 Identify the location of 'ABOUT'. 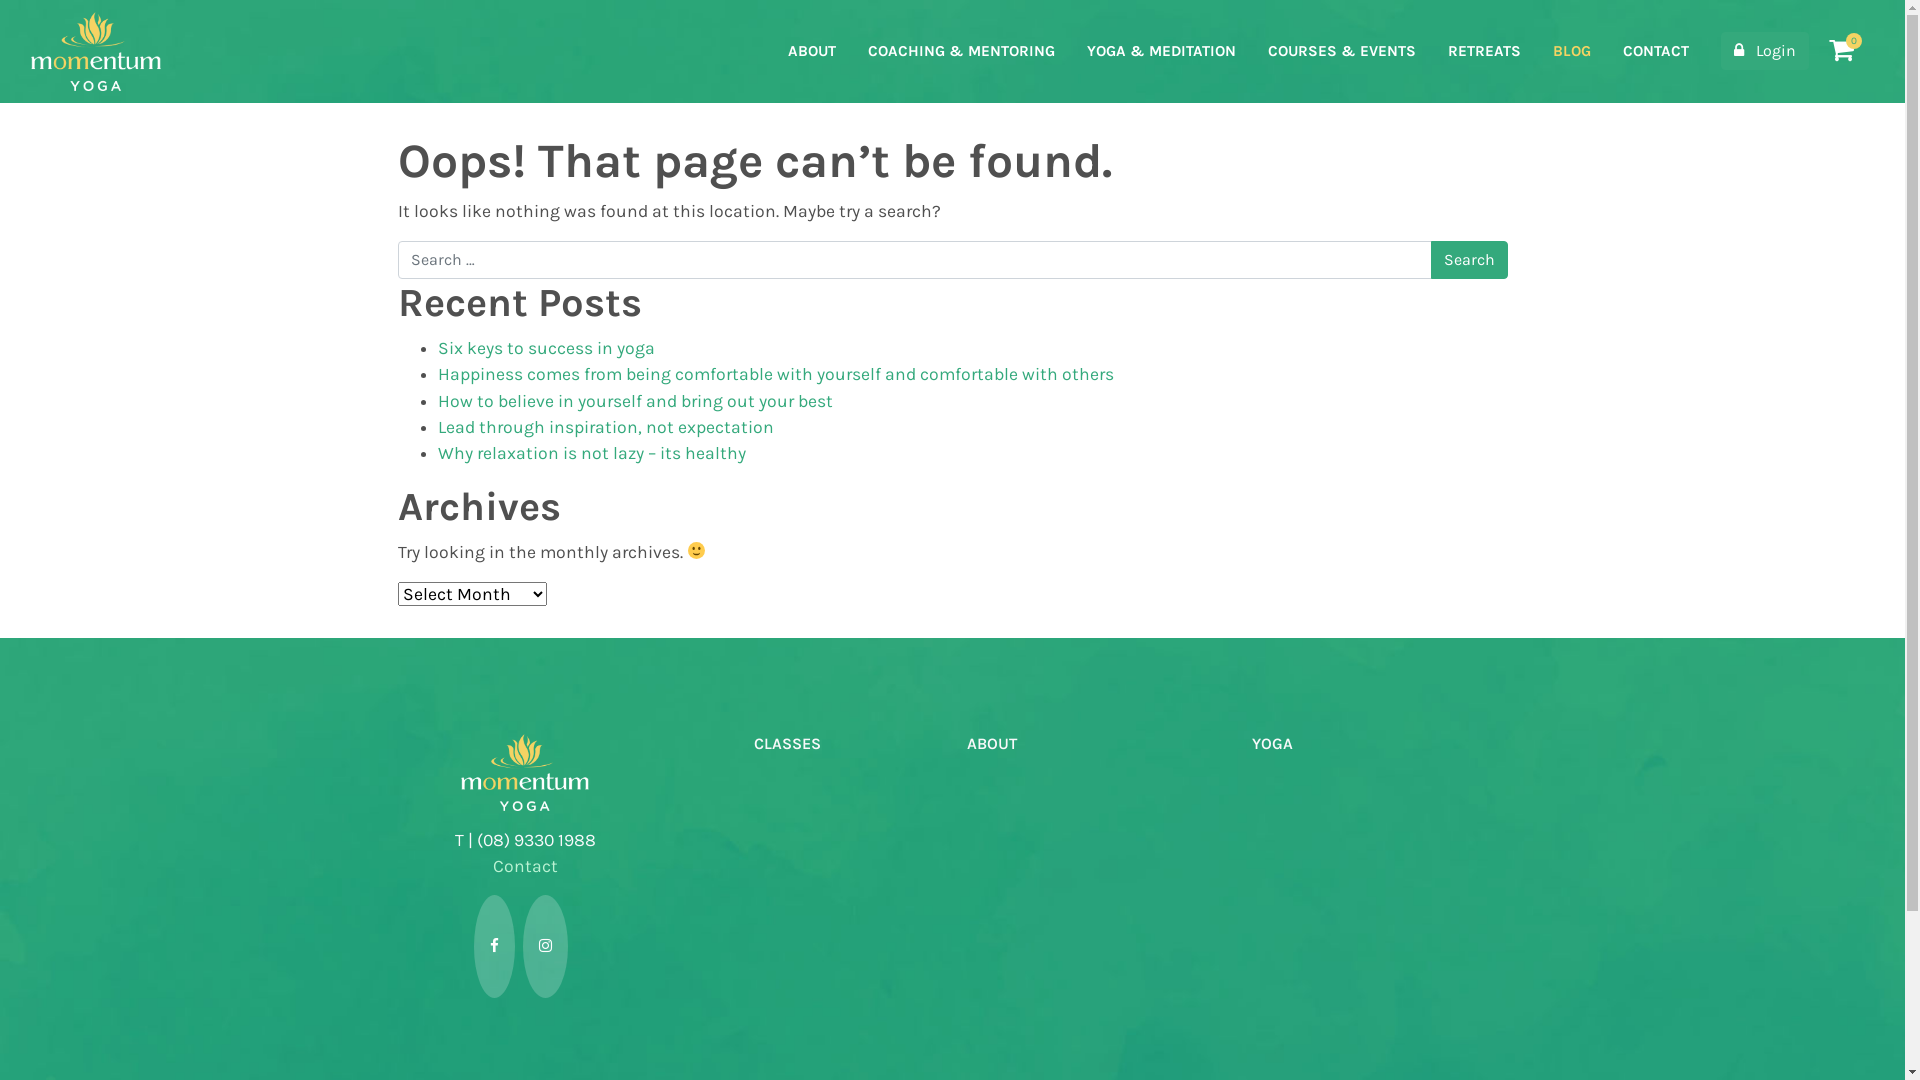
(811, 50).